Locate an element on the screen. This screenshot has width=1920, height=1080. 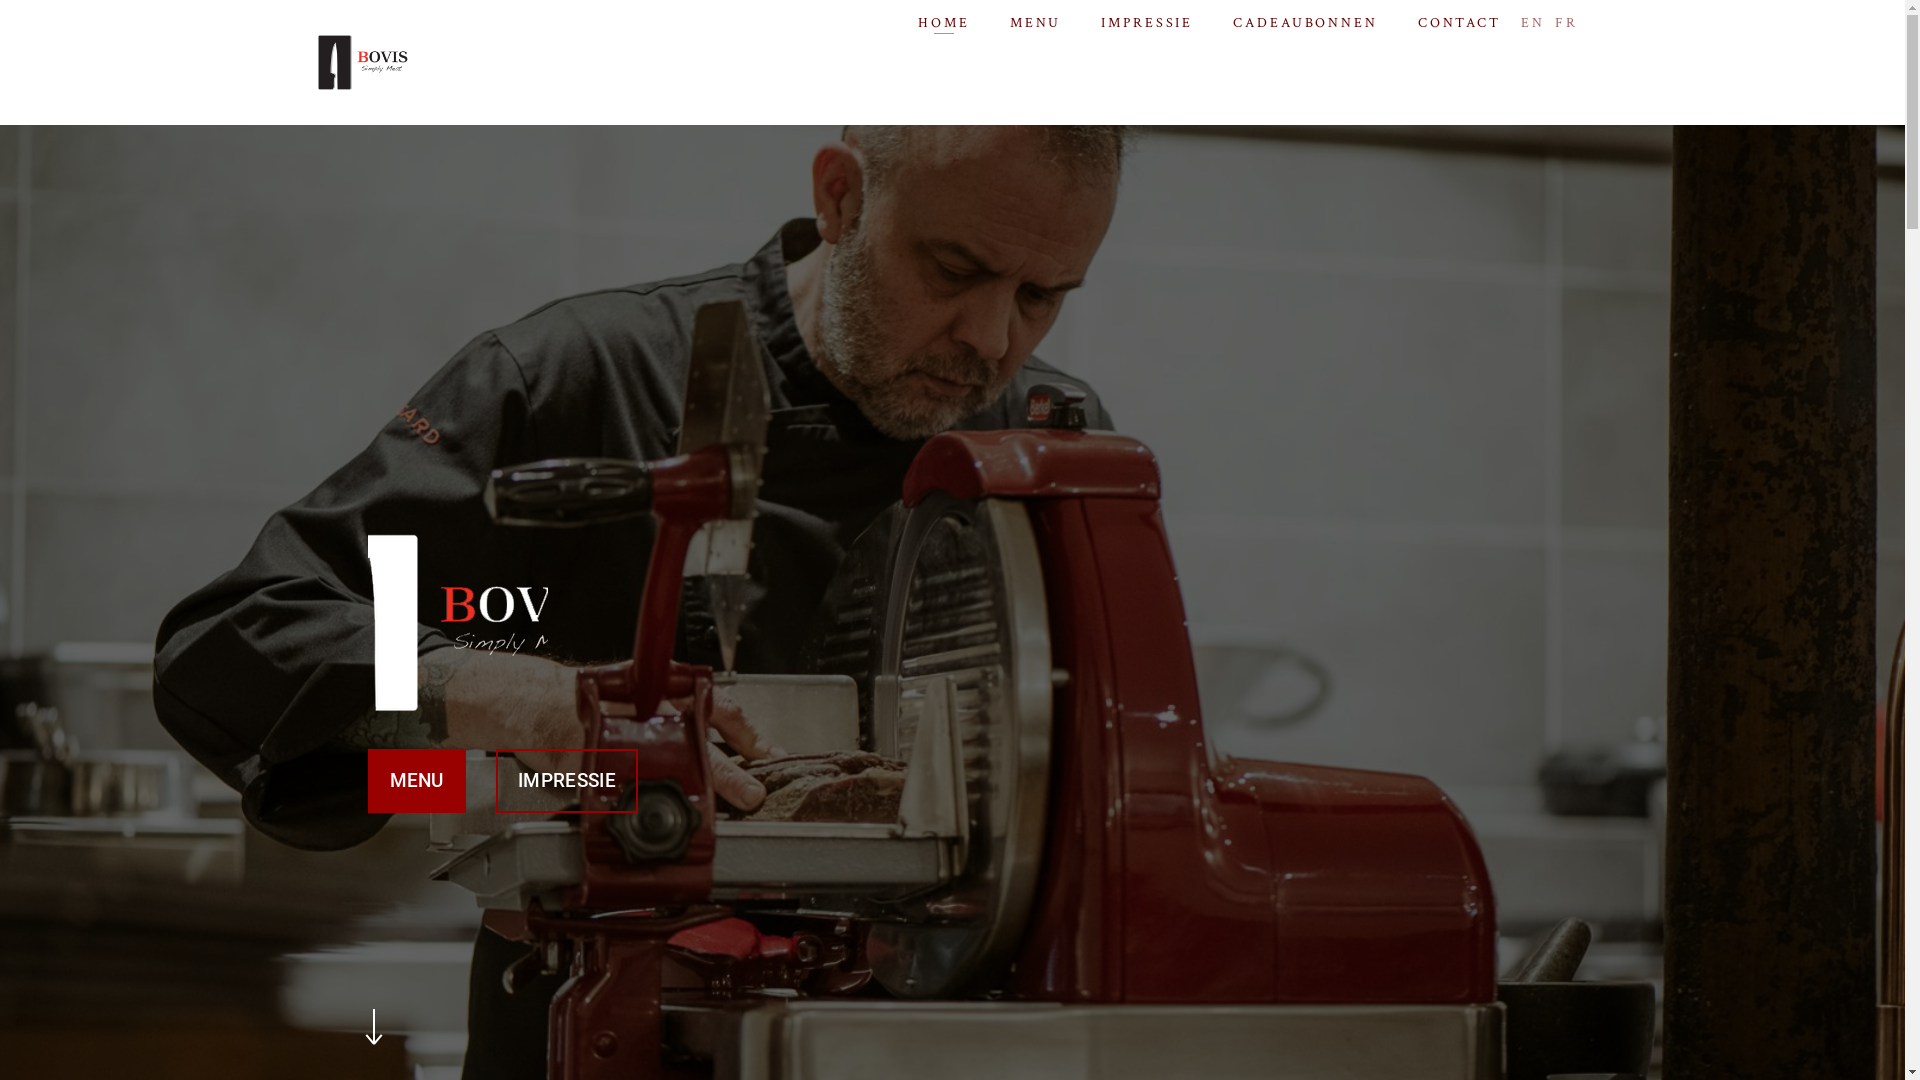
'EN' is located at coordinates (1531, 22).